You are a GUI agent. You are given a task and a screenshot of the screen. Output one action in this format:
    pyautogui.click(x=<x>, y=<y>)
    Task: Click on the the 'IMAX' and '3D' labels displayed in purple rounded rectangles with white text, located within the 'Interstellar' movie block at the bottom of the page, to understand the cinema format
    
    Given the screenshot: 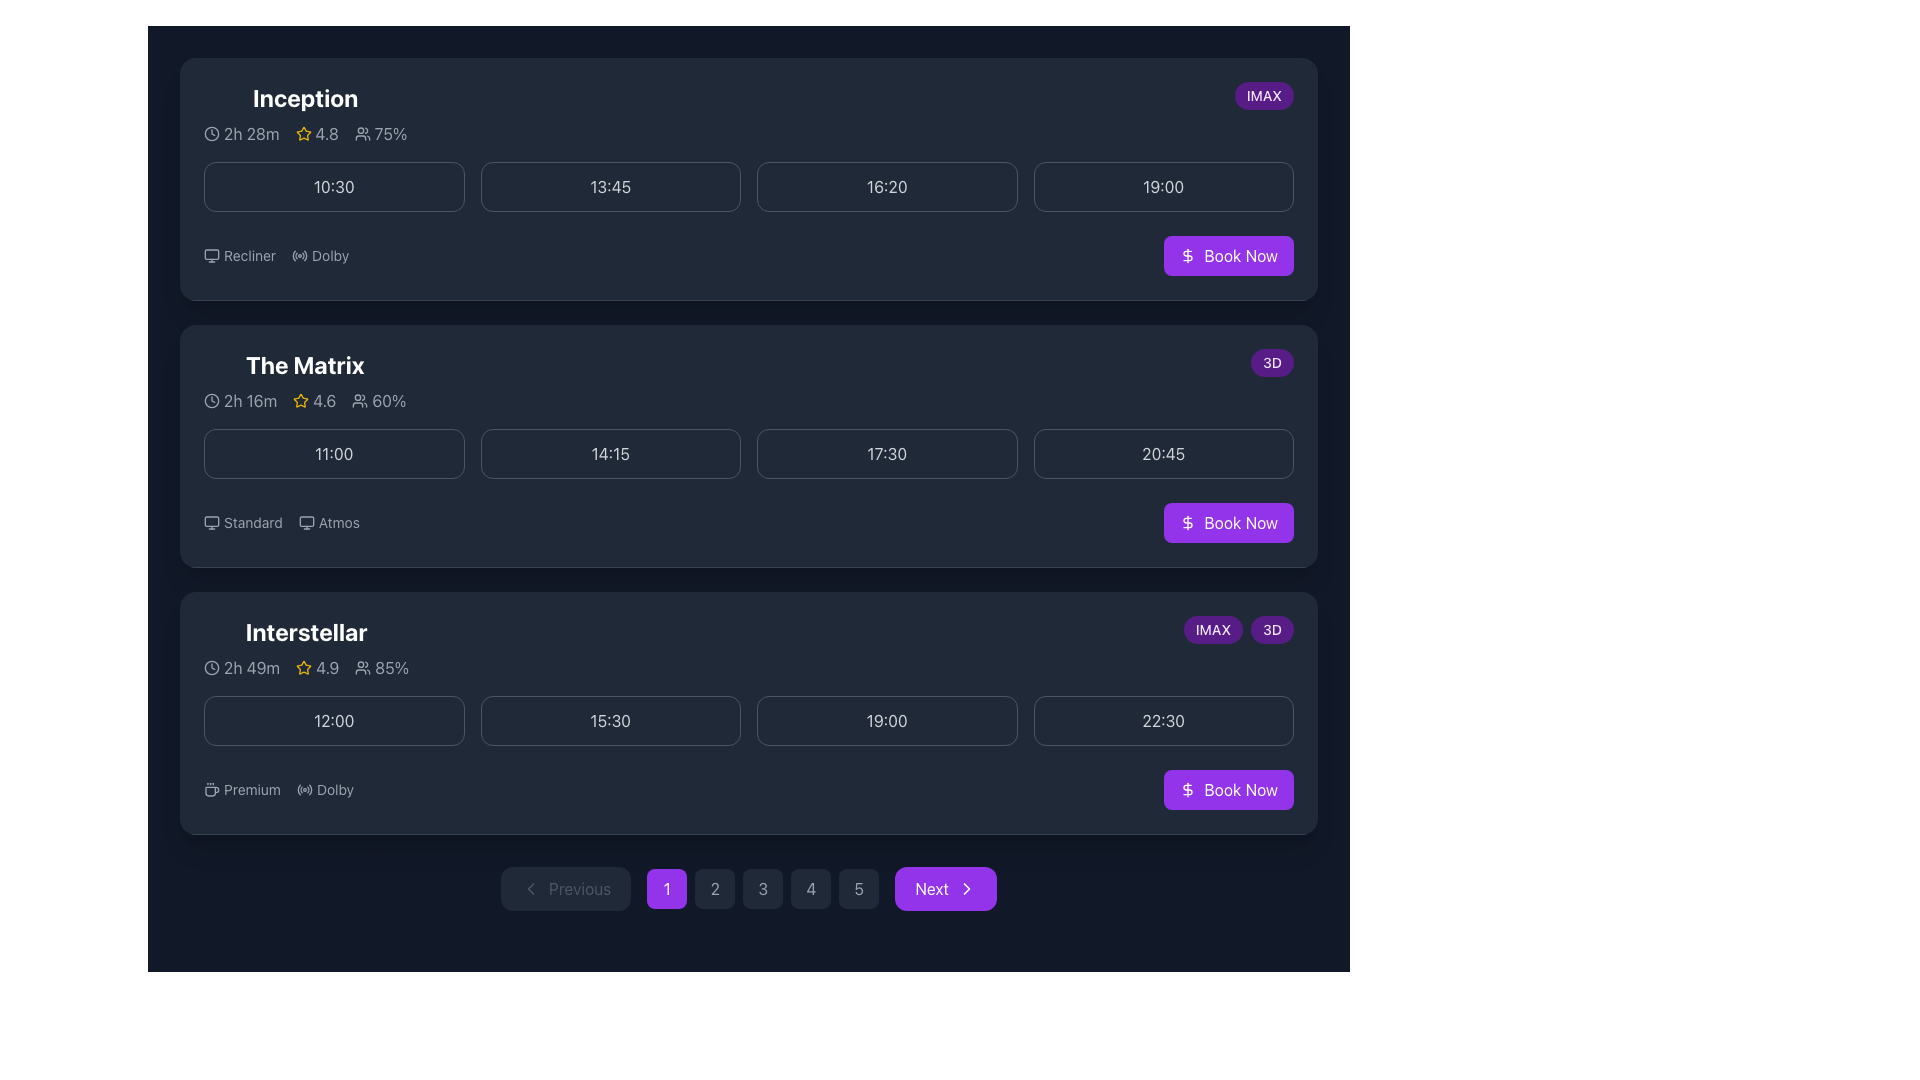 What is the action you would take?
    pyautogui.click(x=1237, y=628)
    